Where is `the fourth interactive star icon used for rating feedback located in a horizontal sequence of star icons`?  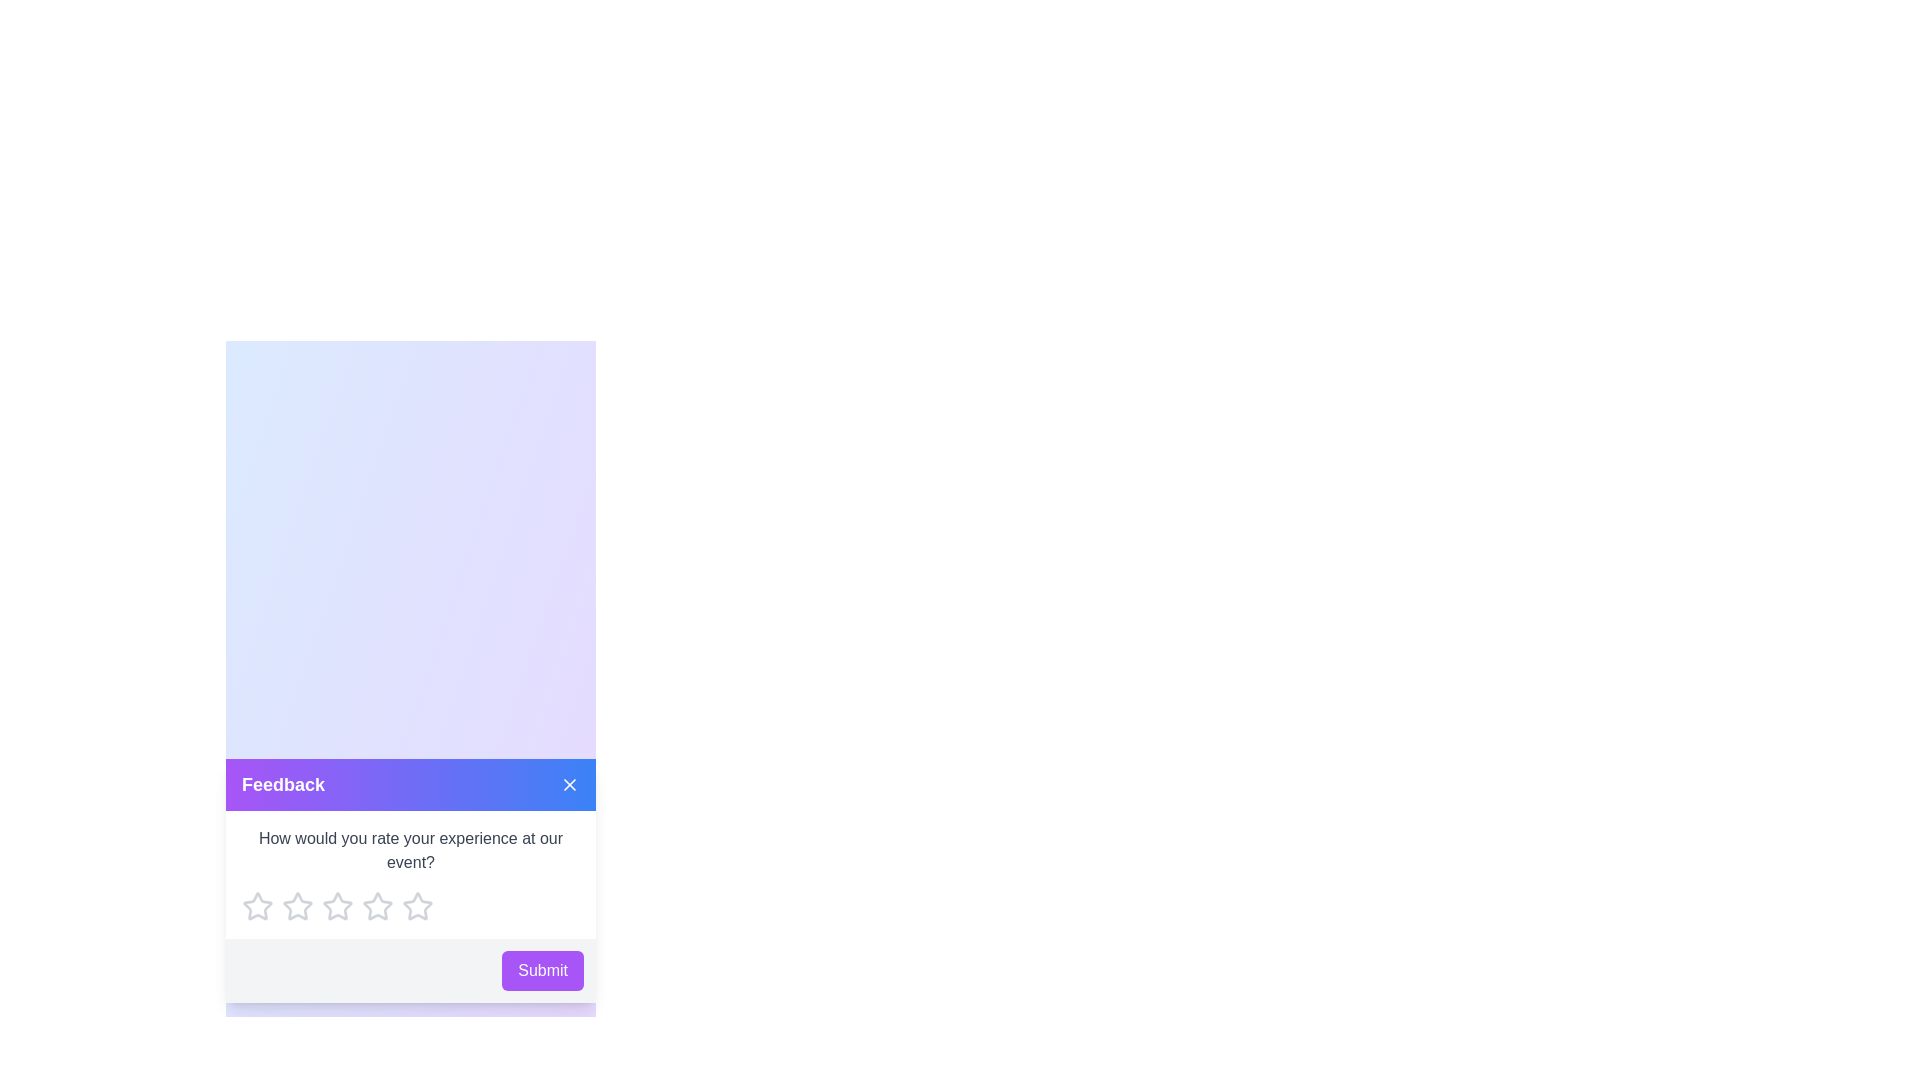 the fourth interactive star icon used for rating feedback located in a horizontal sequence of star icons is located at coordinates (337, 906).